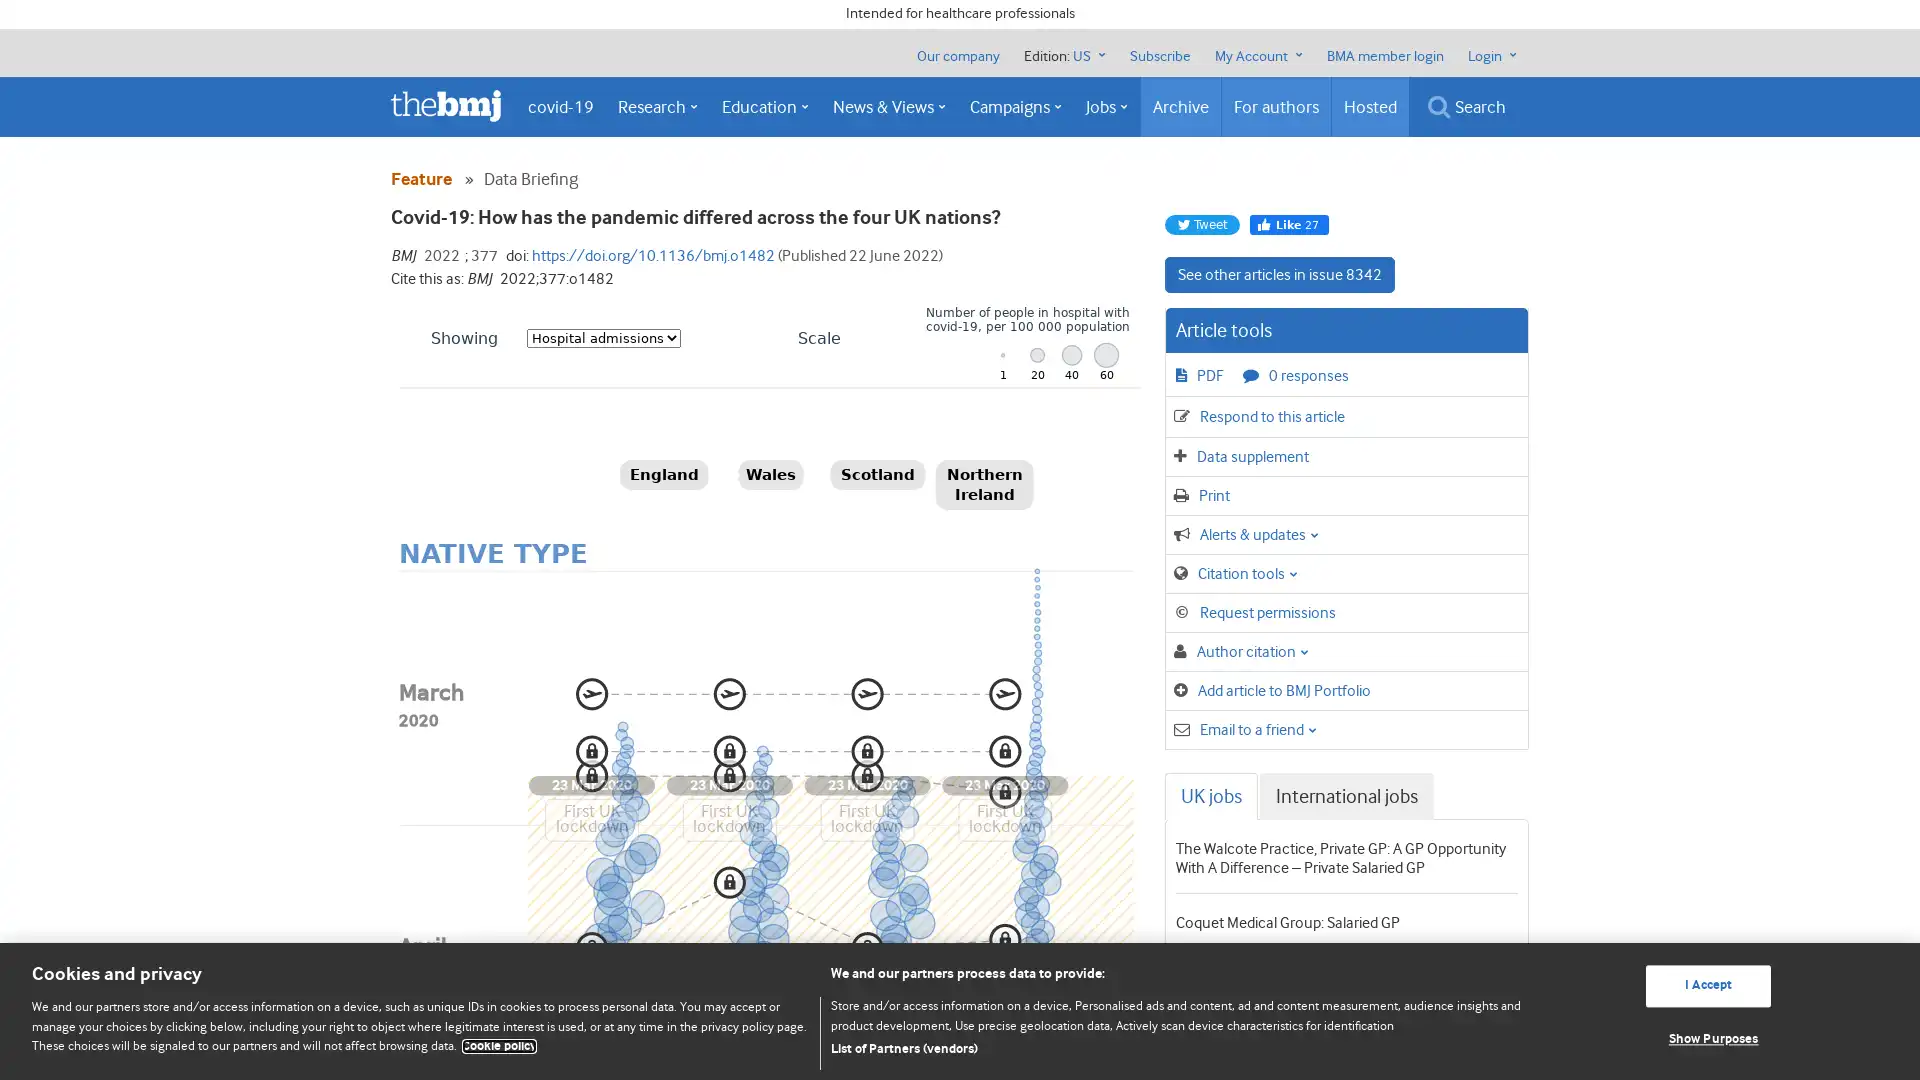 Image resolution: width=1920 pixels, height=1080 pixels. Describe the element at coordinates (1707, 1038) in the screenshot. I see `Show Purposes` at that location.